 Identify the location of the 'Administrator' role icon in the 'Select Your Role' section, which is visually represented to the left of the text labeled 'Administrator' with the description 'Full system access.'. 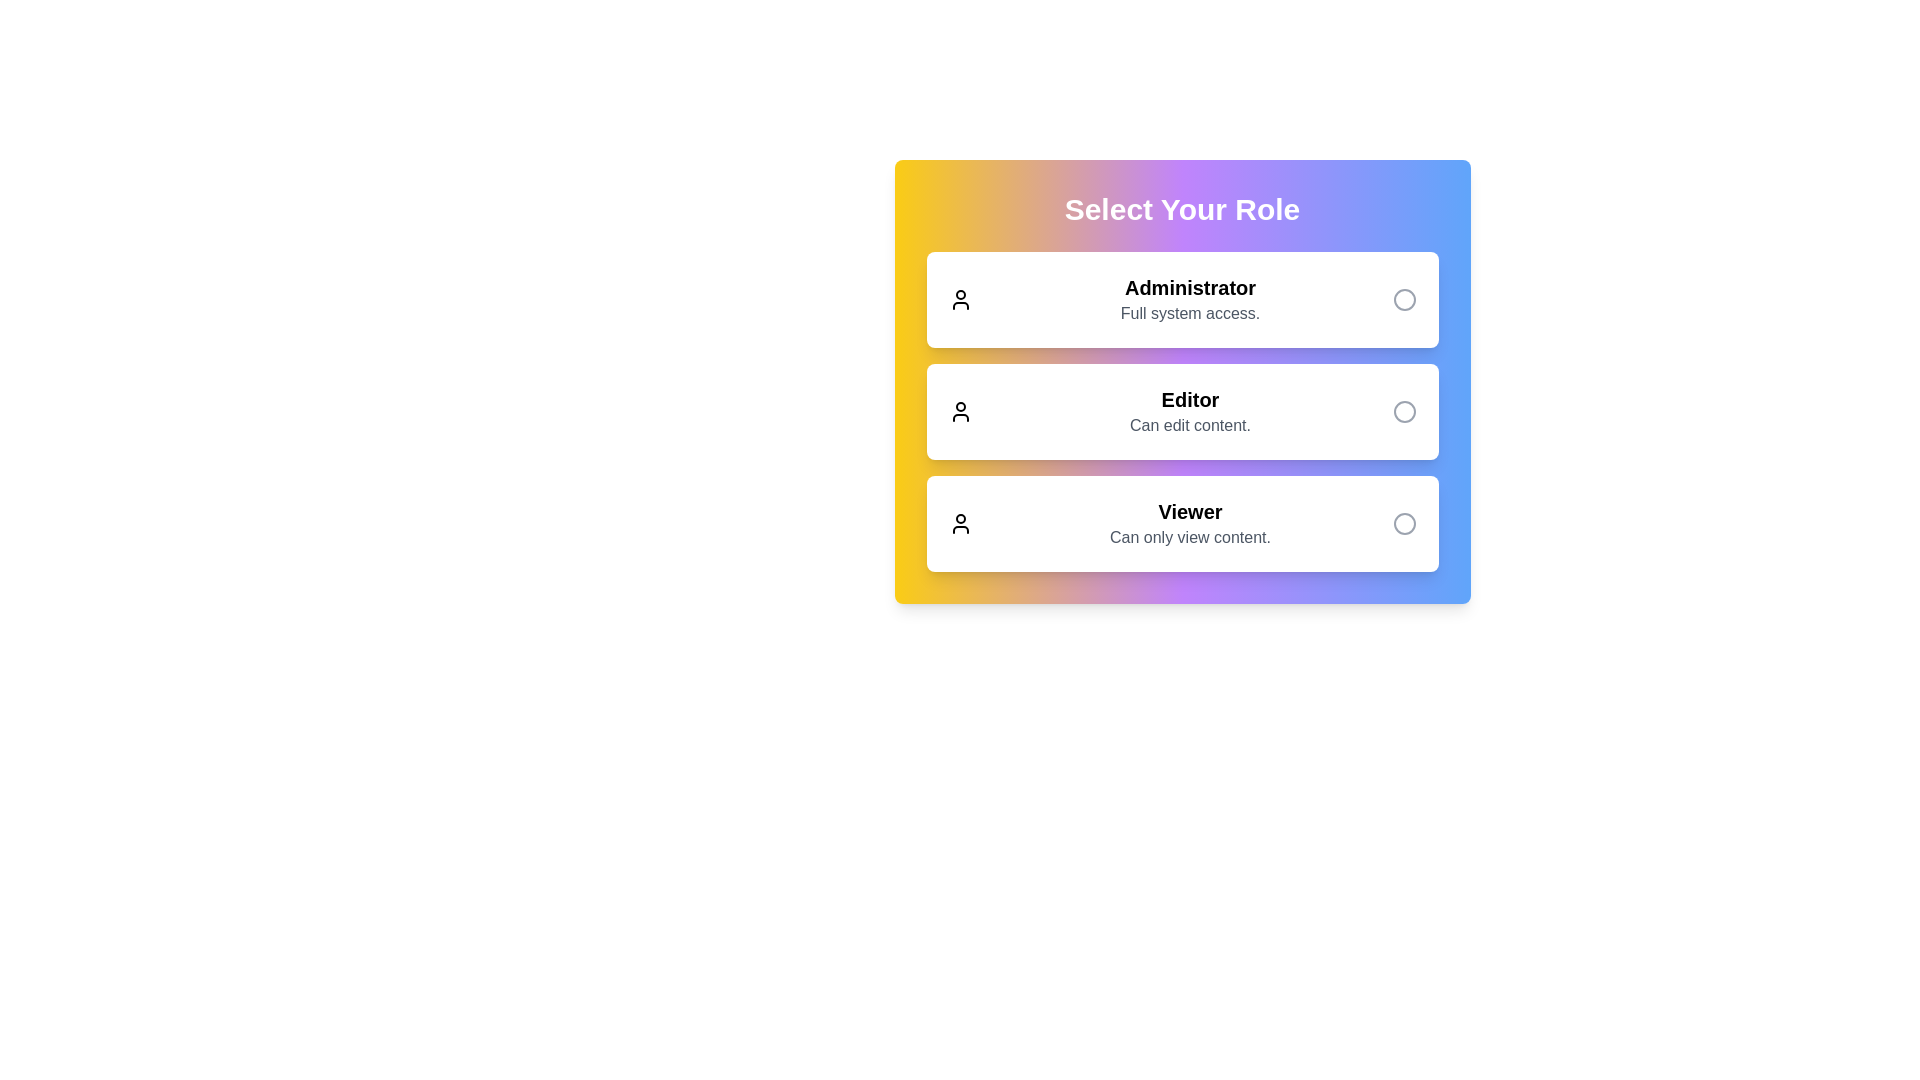
(960, 300).